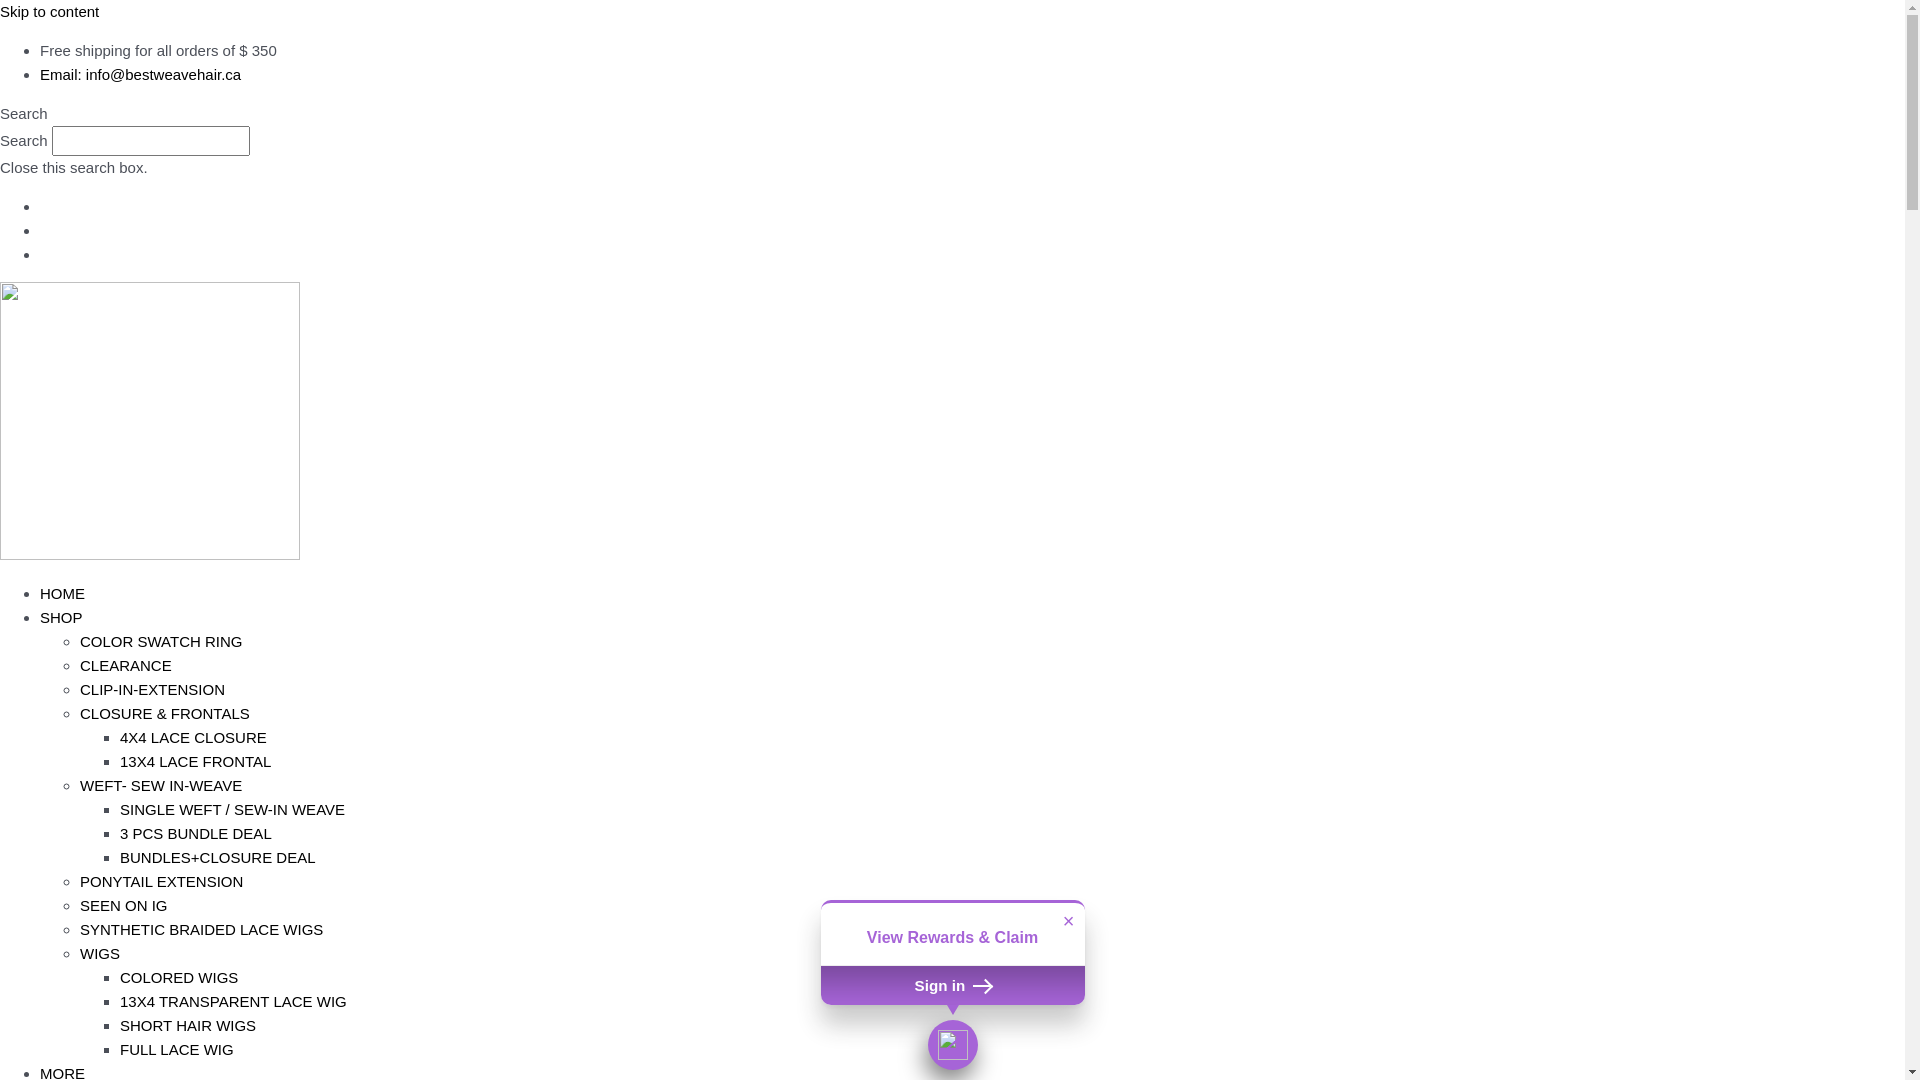 This screenshot has width=1920, height=1080. I want to click on '3 PCS BUNDLE DEAL', so click(119, 833).